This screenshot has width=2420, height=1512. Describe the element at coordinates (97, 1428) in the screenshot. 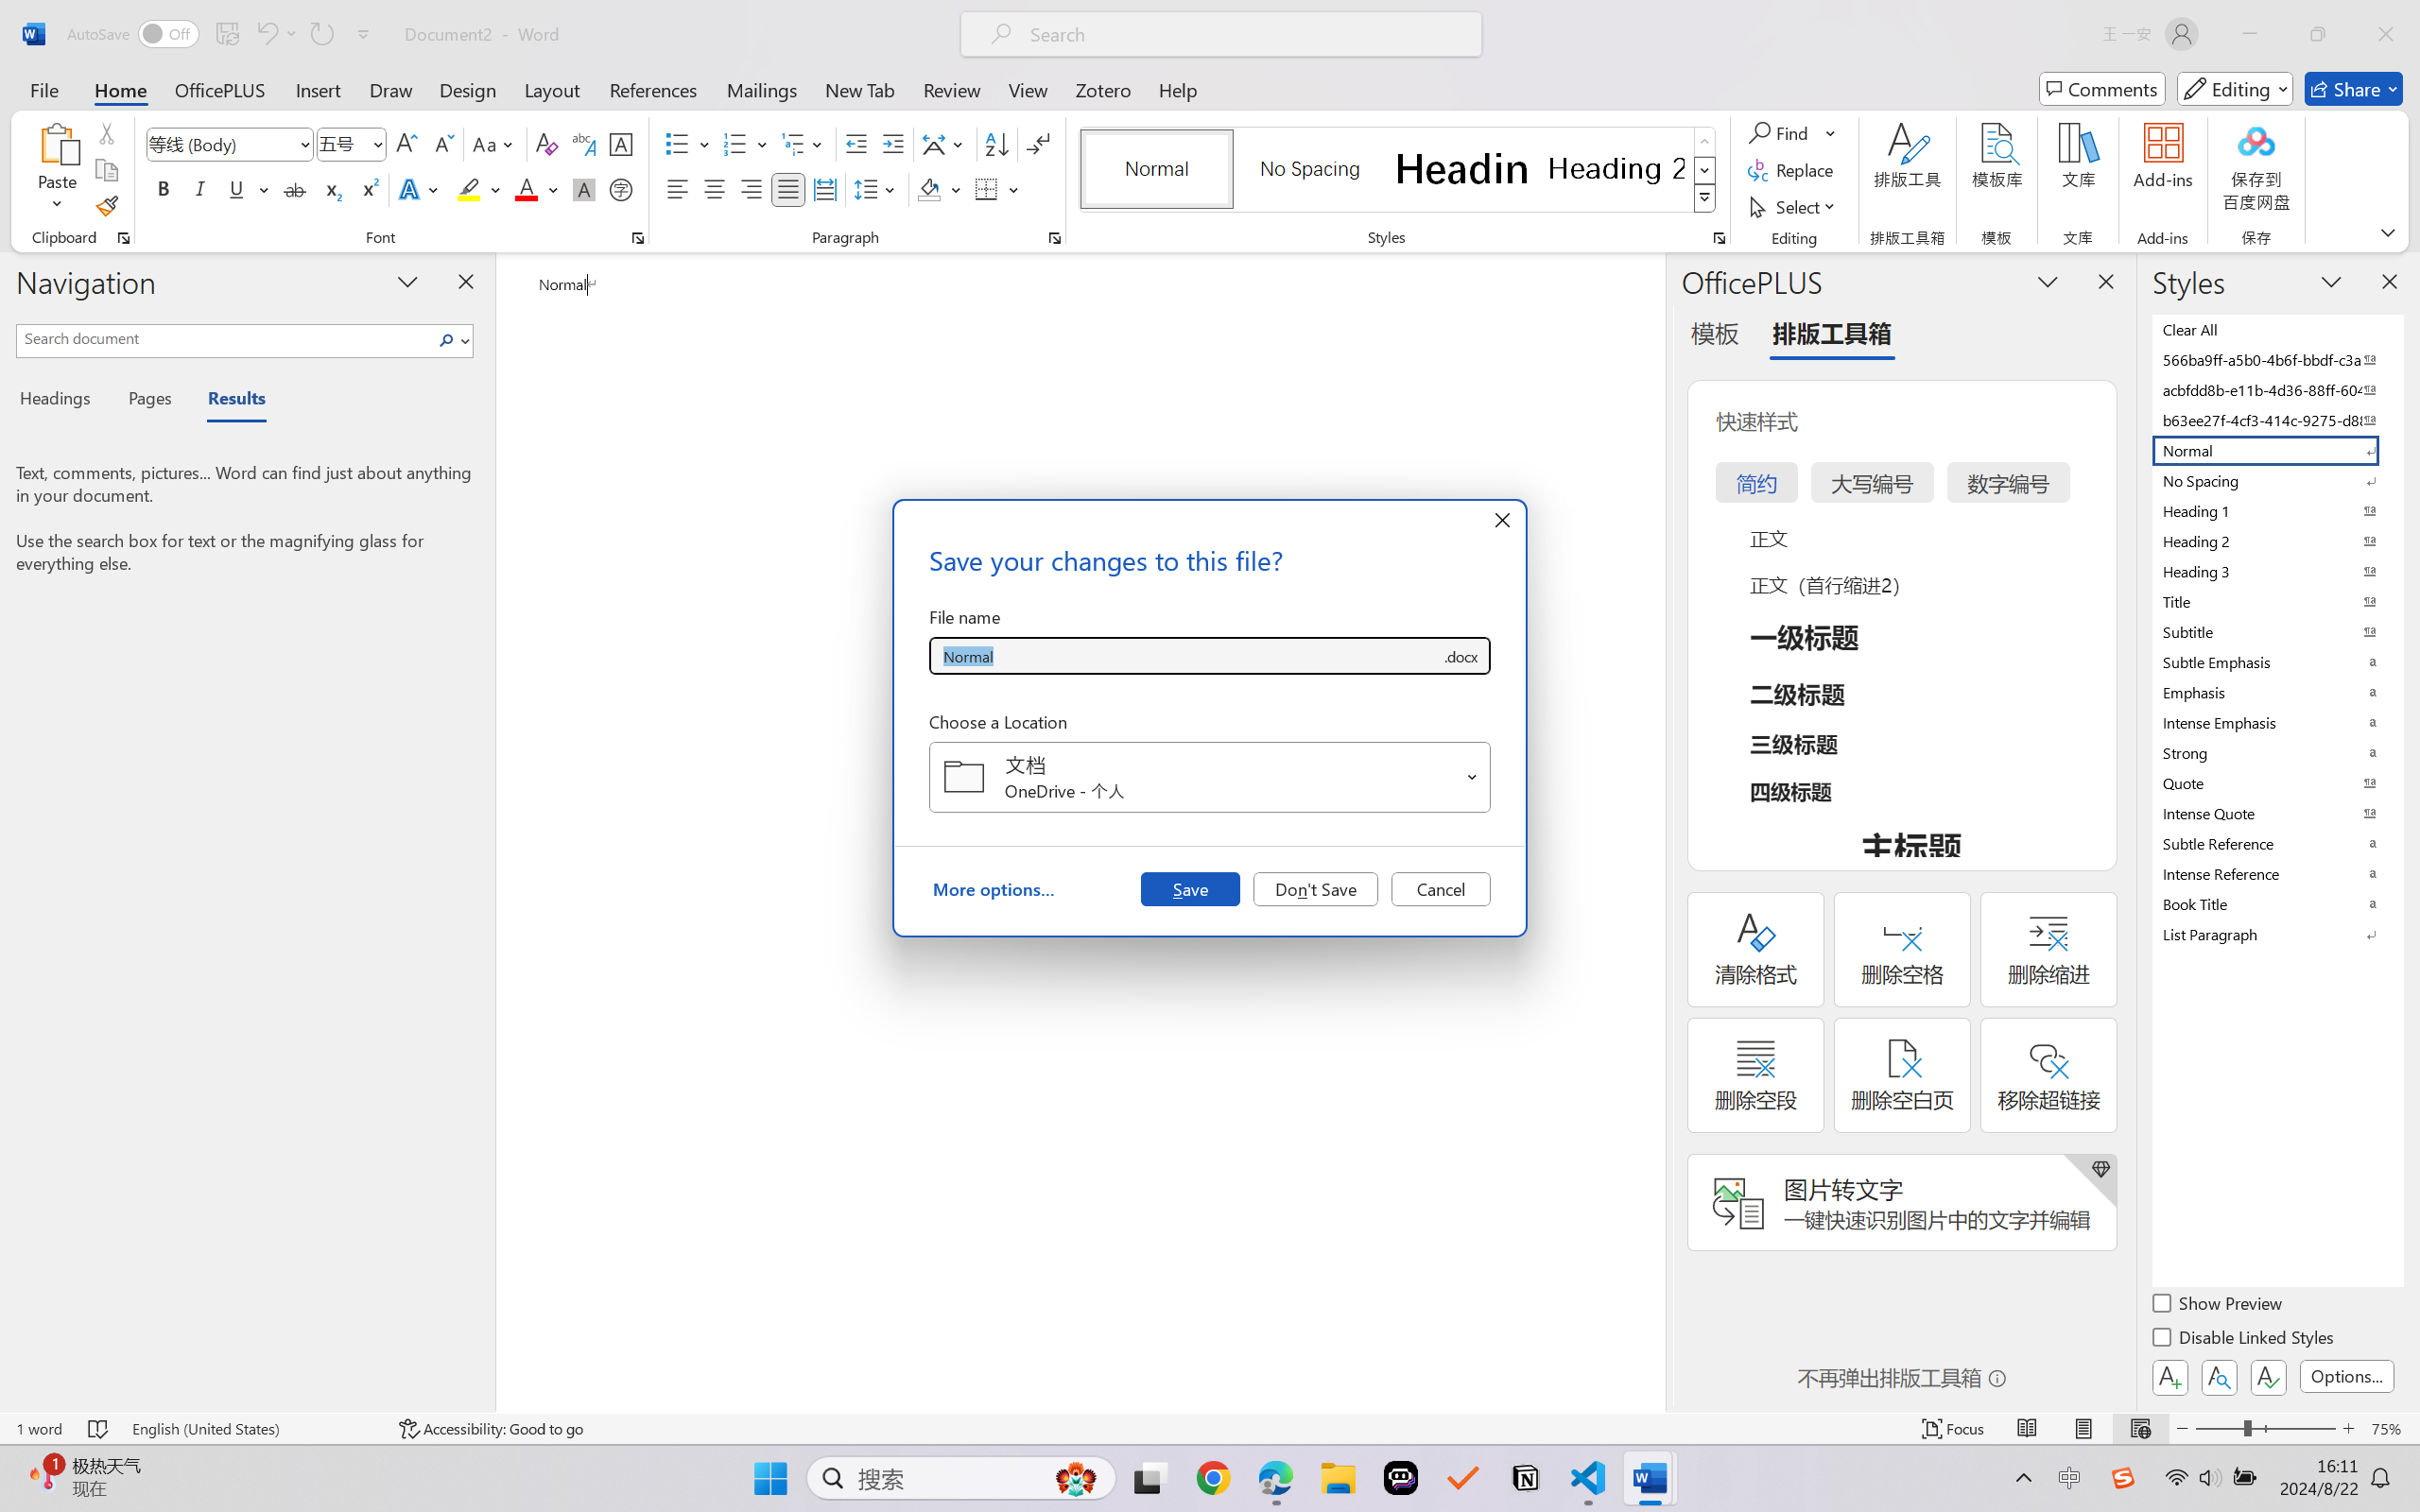

I see `'Spelling and Grammar Check No Errors'` at that location.